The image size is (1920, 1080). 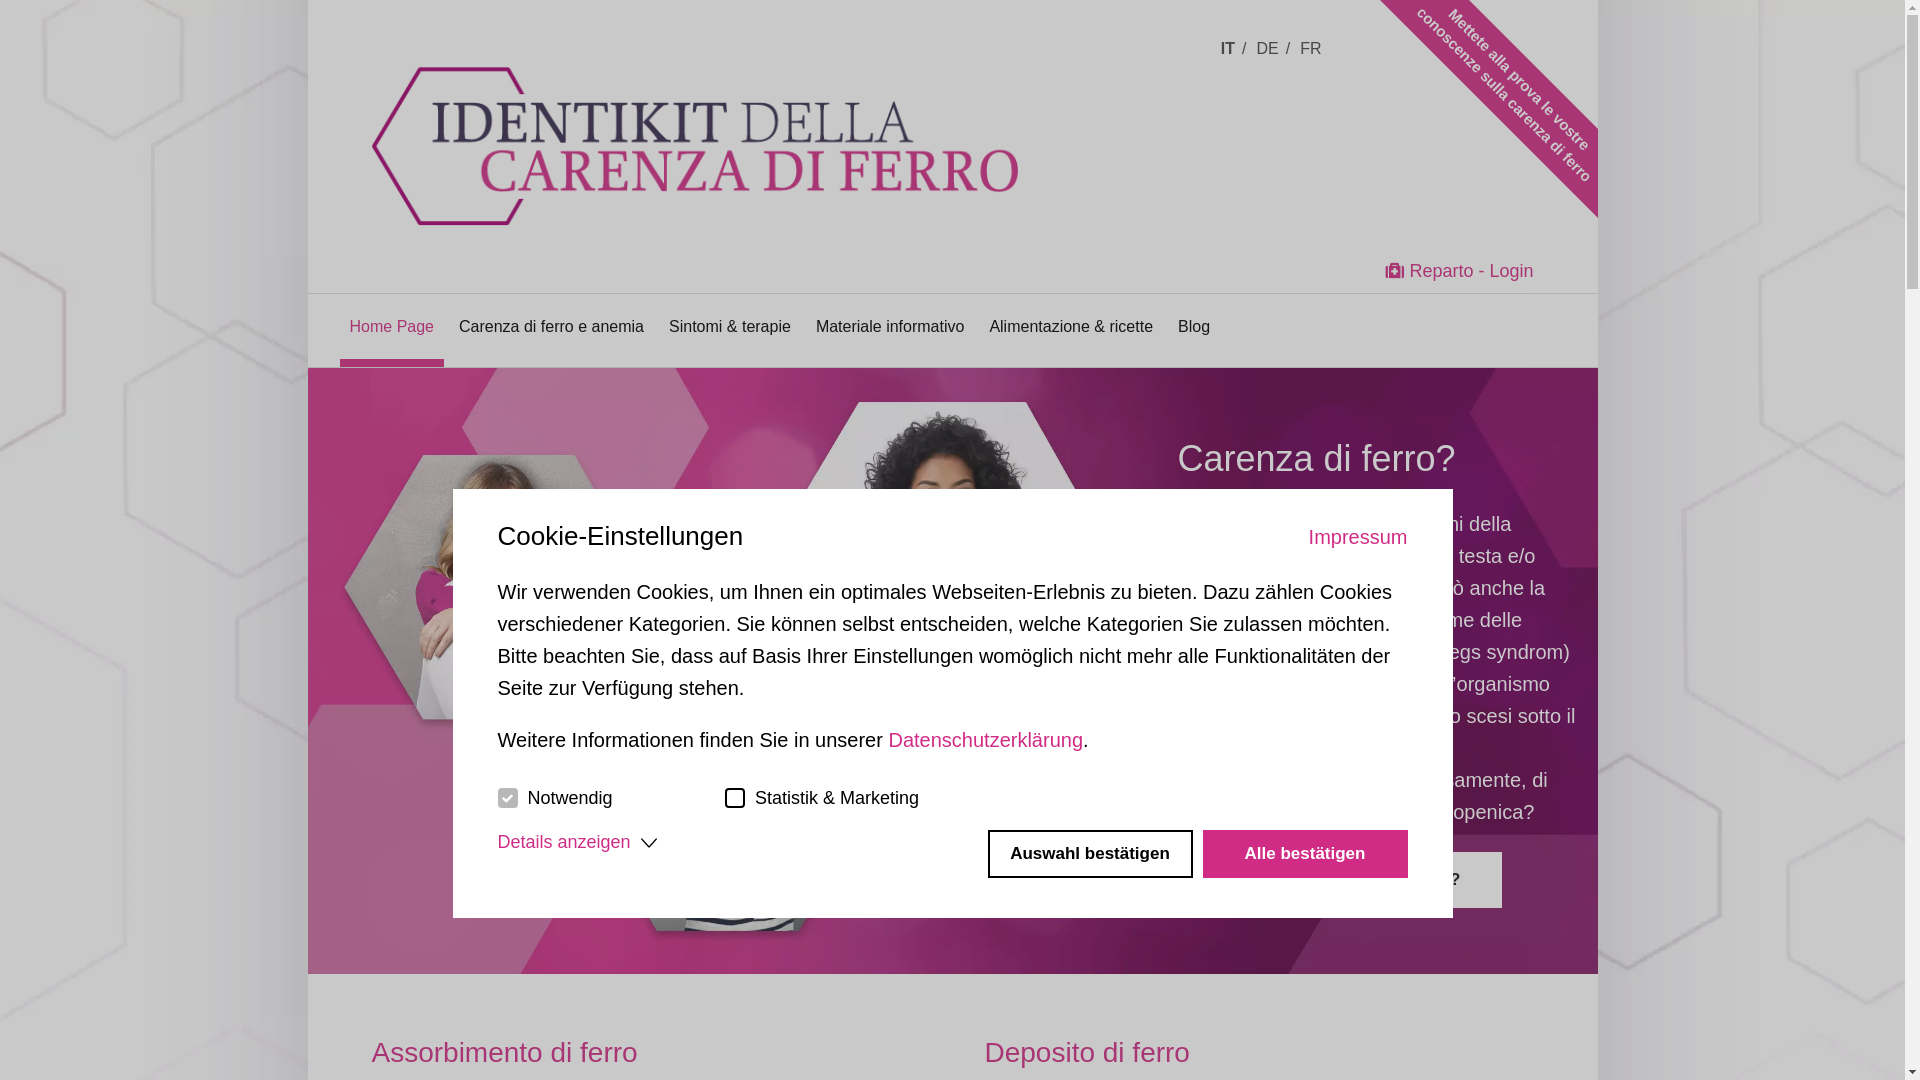 I want to click on 'Home Page', so click(x=392, y=325).